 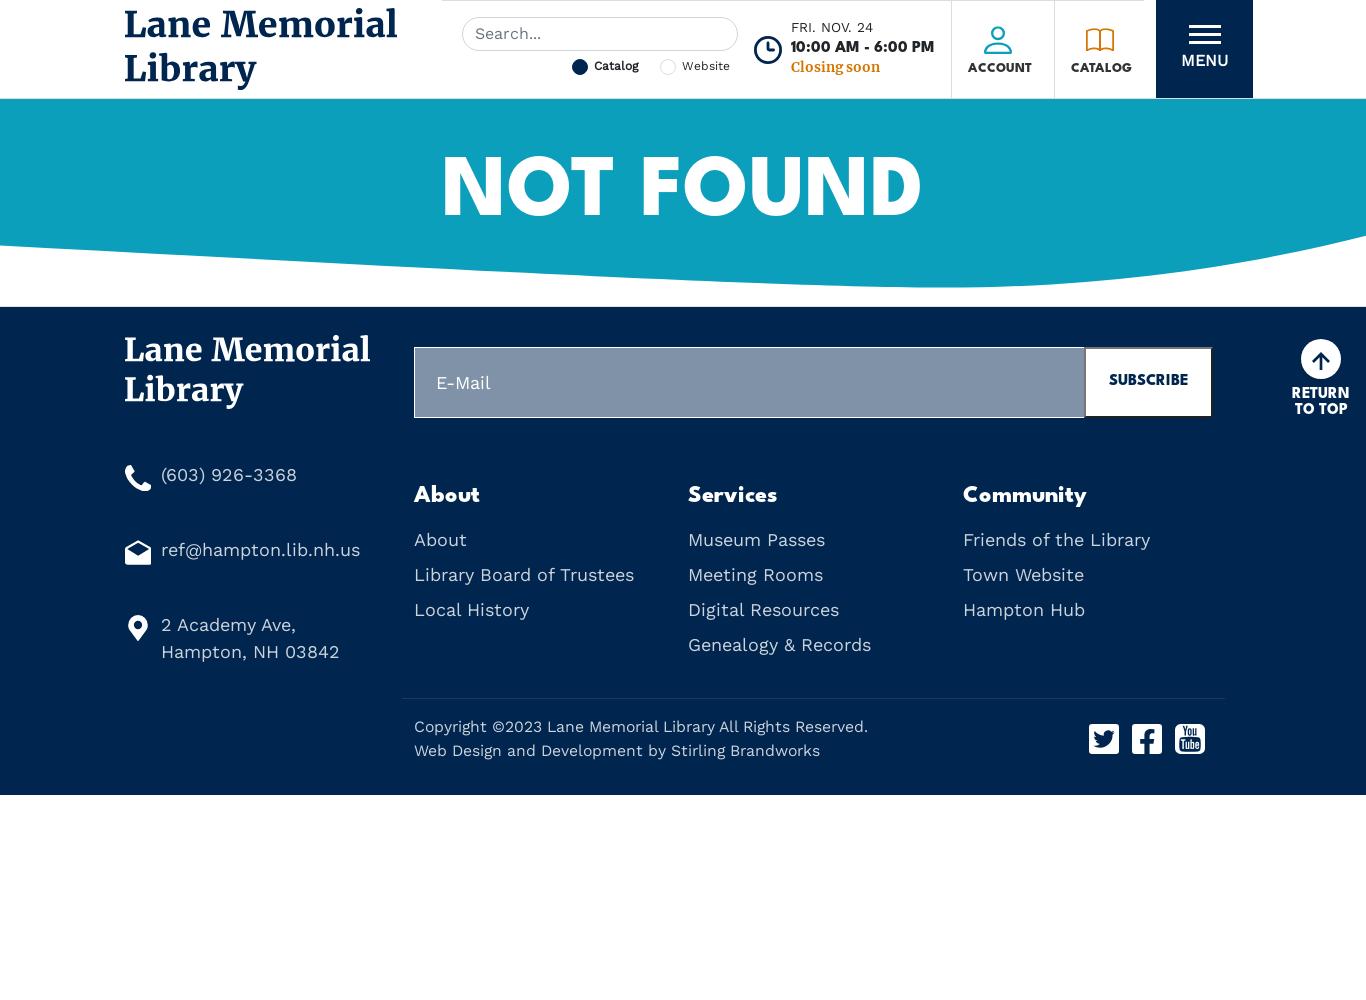 I want to click on 'Not Found', so click(x=683, y=192).